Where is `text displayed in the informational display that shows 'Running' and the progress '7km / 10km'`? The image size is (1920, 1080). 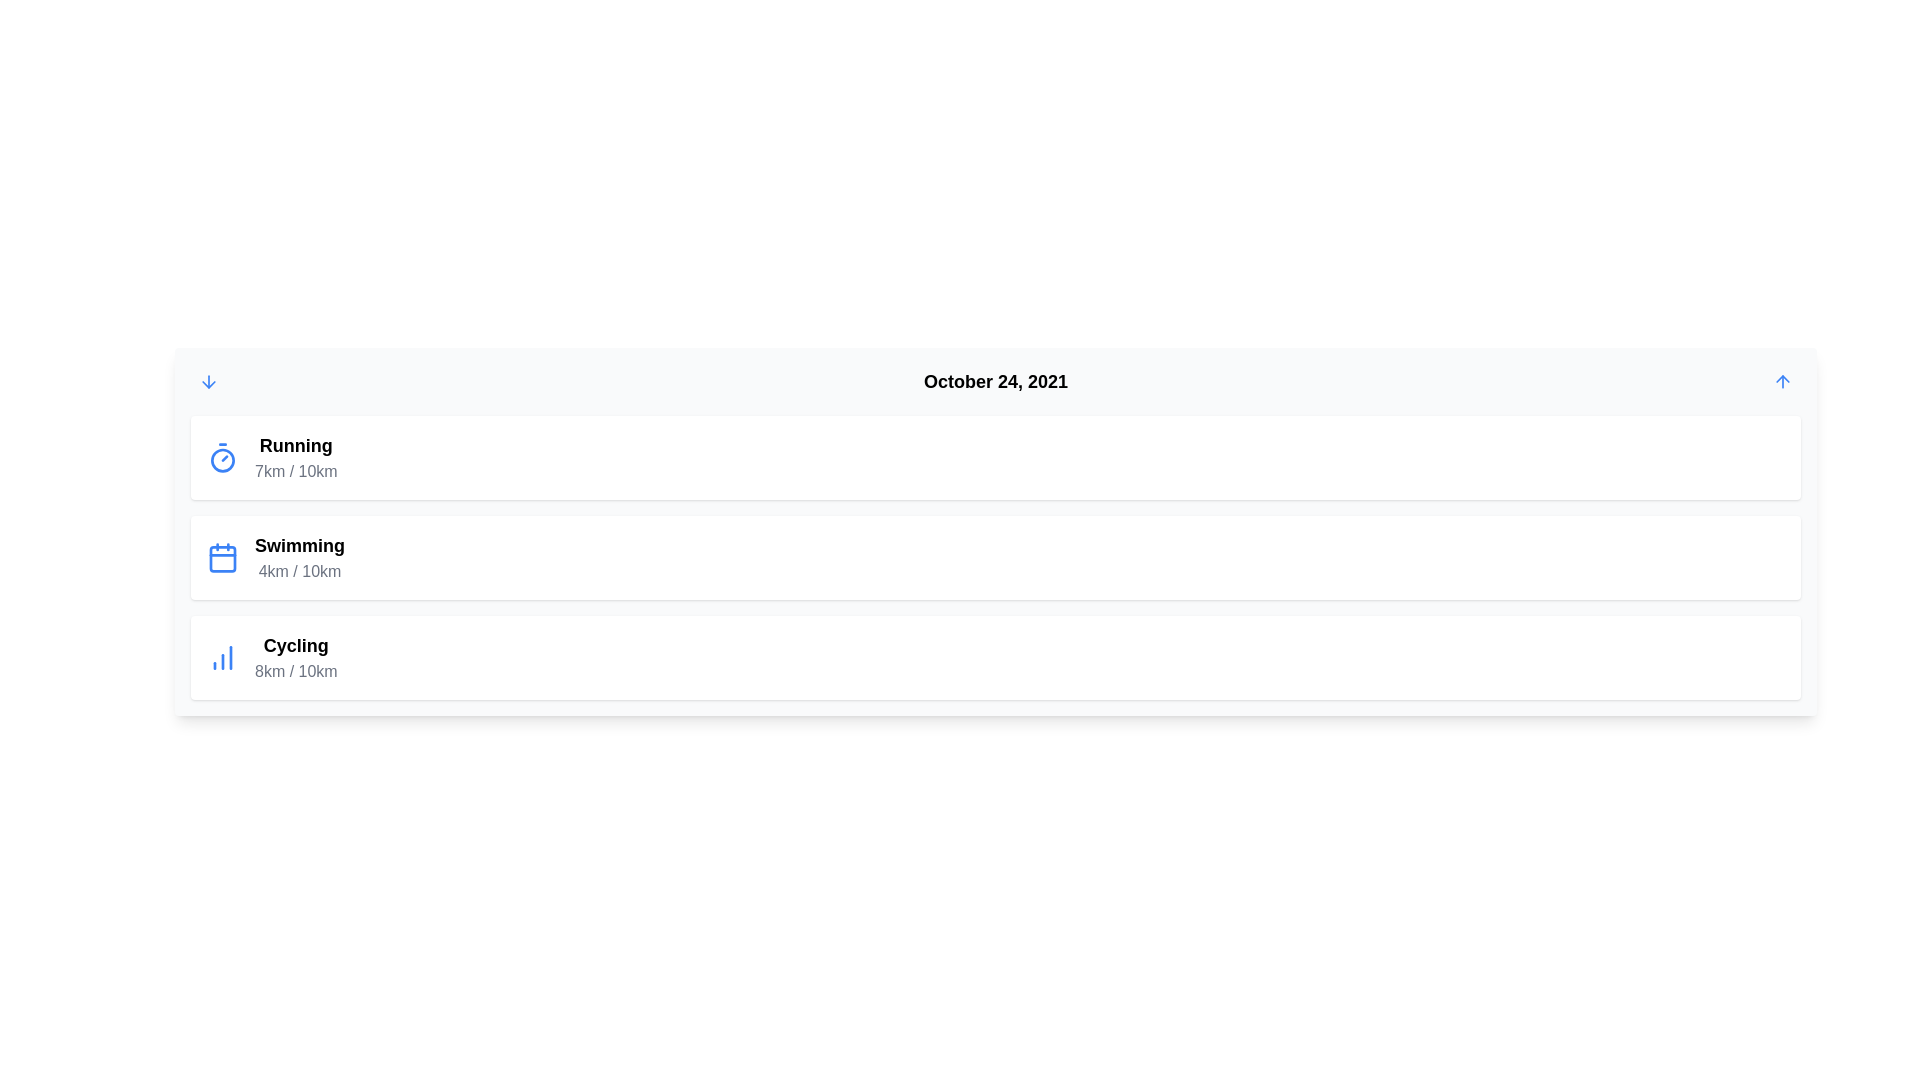
text displayed in the informational display that shows 'Running' and the progress '7km / 10km' is located at coordinates (295, 458).